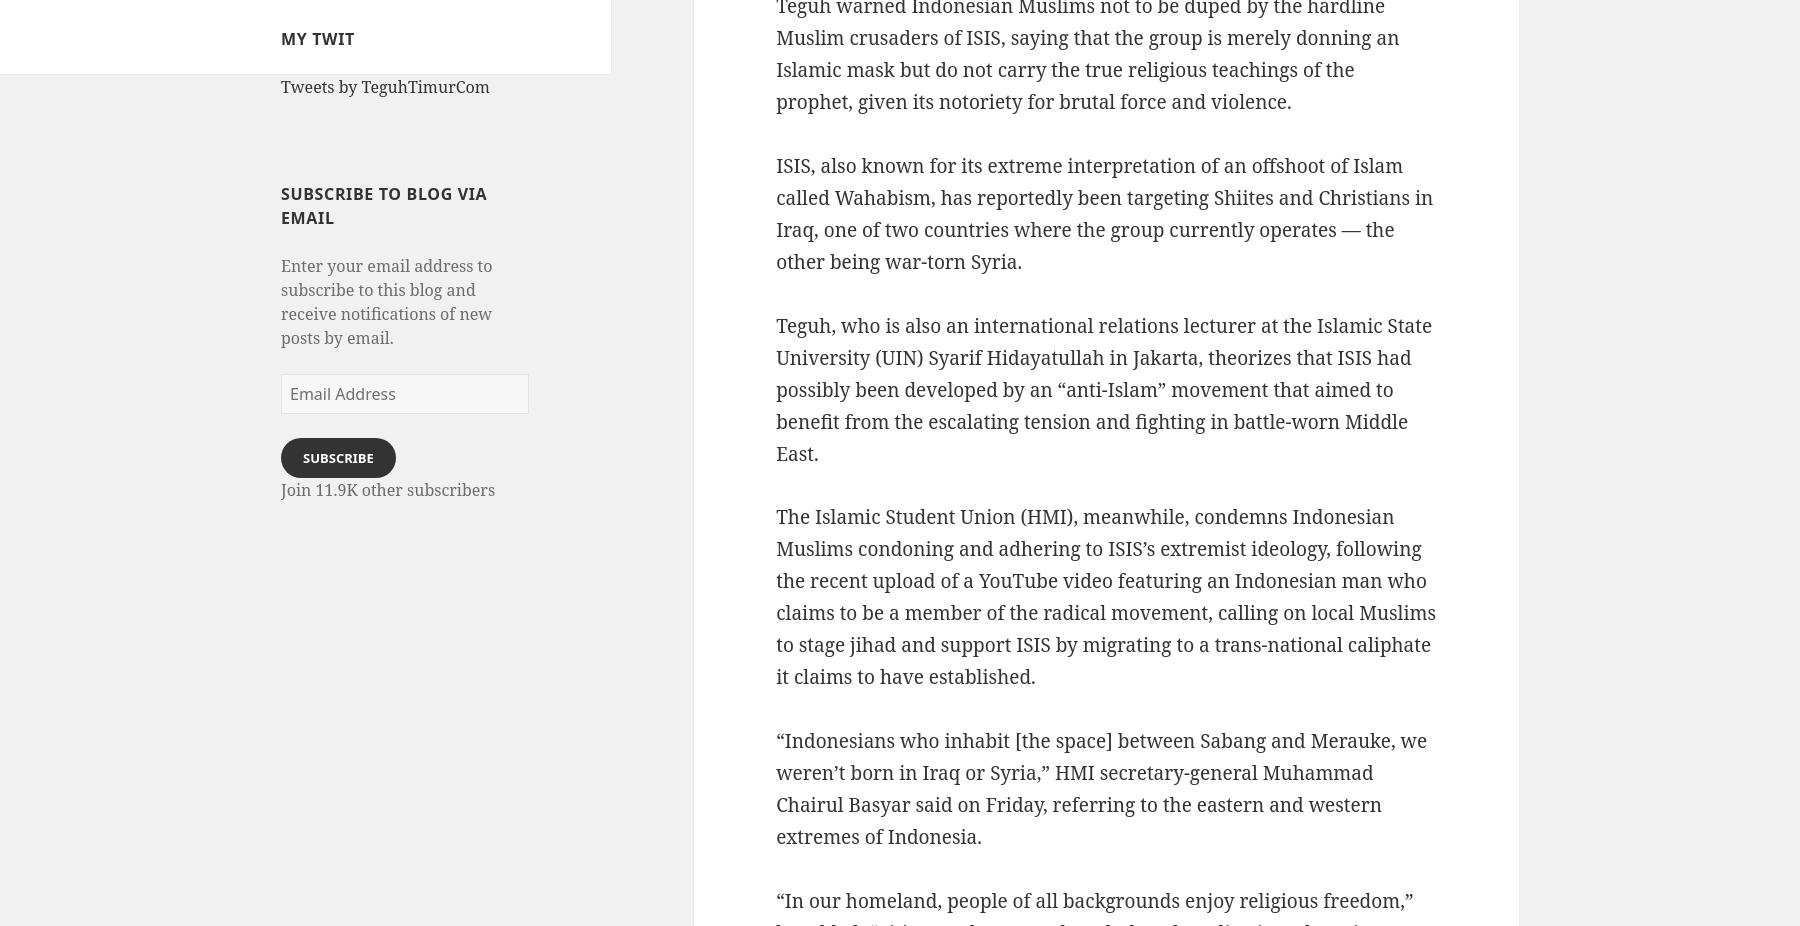  I want to click on 'Subscribe to Blog via Email', so click(279, 204).